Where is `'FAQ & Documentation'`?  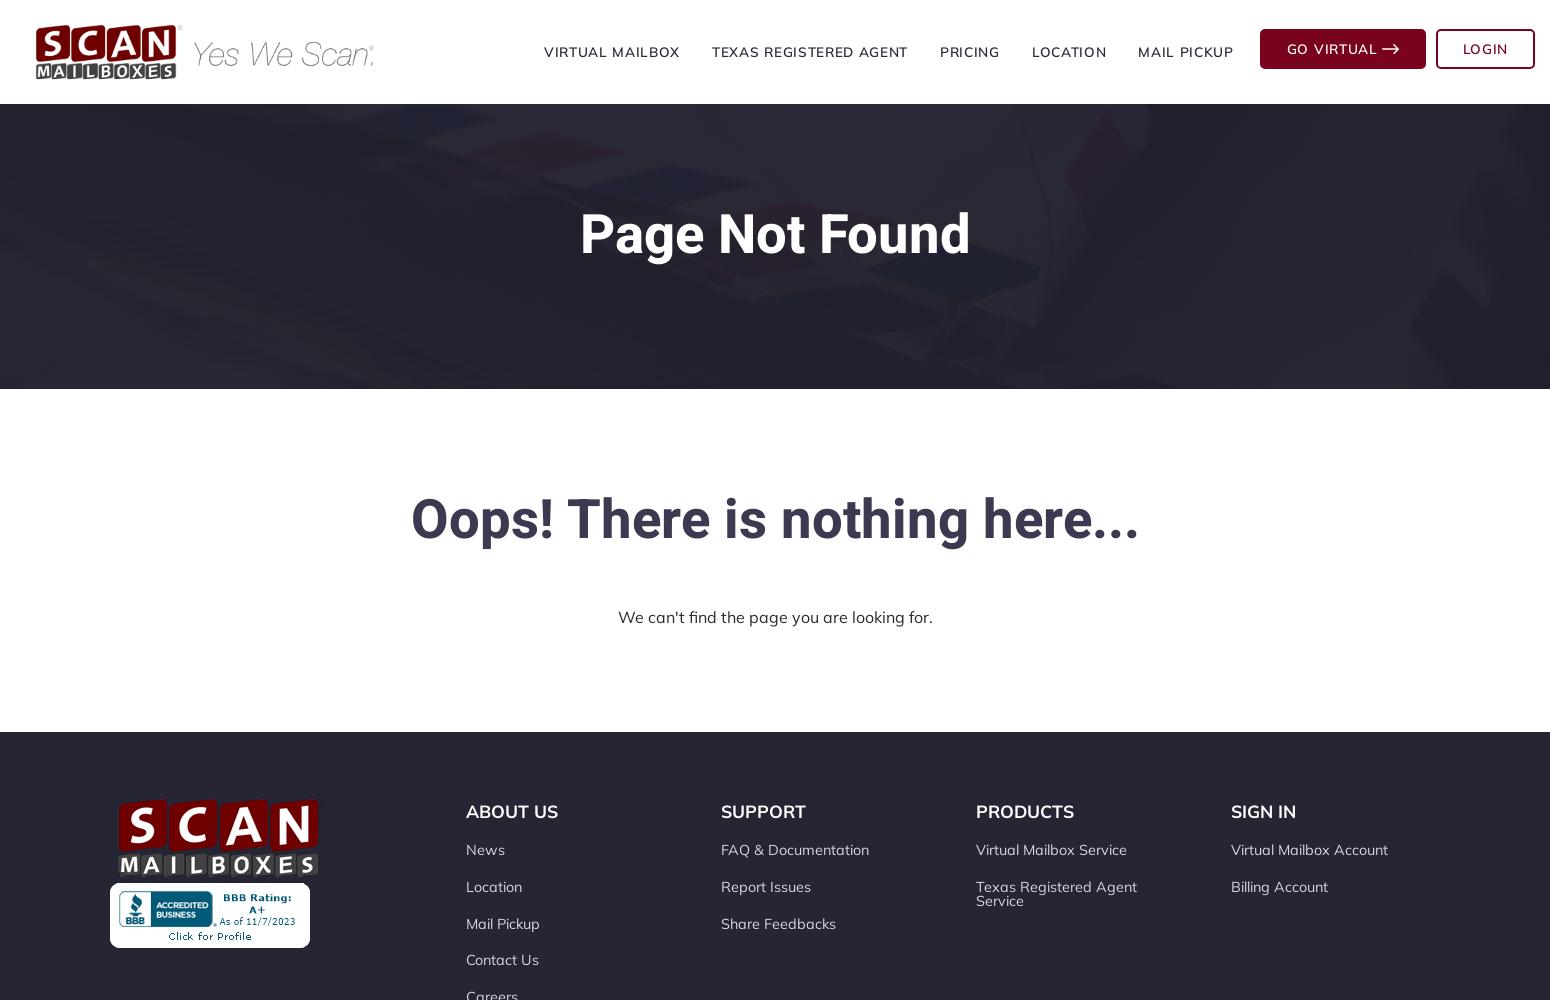 'FAQ & Documentation' is located at coordinates (793, 849).